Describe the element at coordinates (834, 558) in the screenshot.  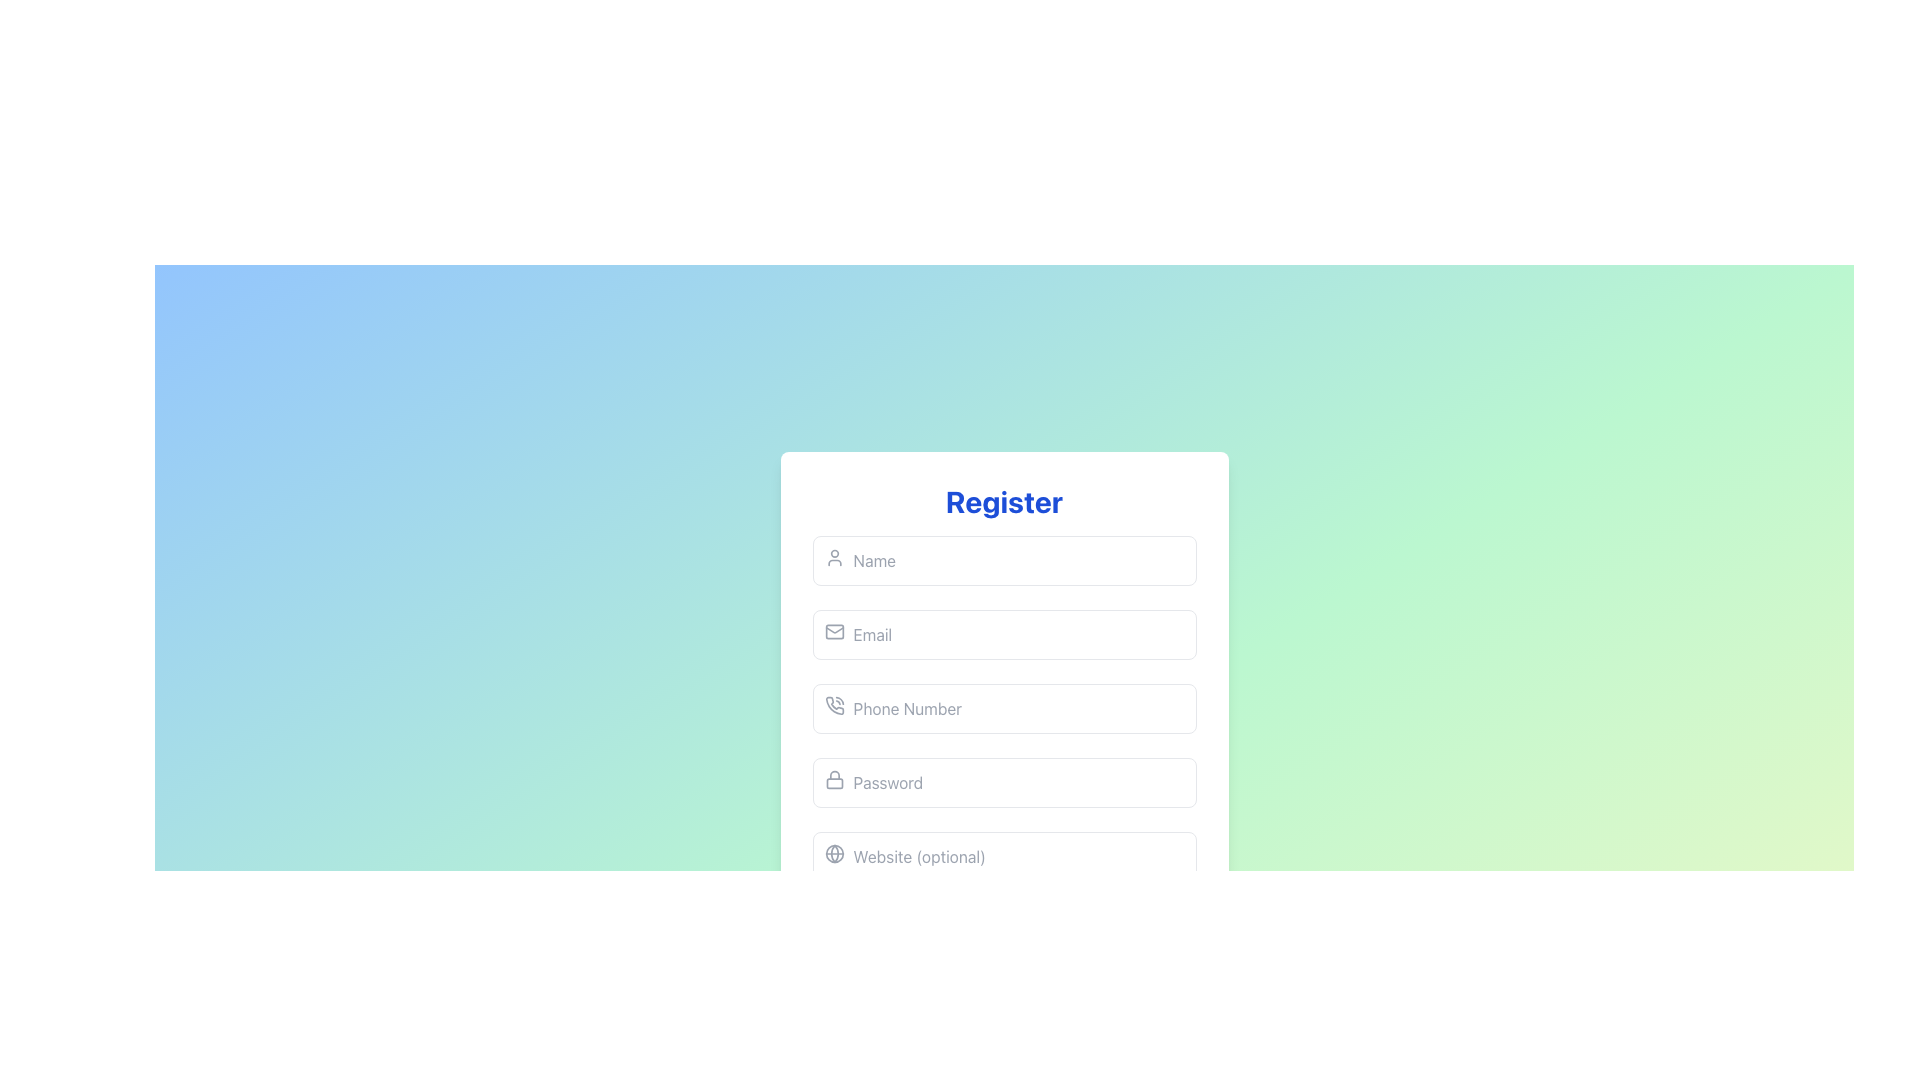
I see `the user icon element located inside the 'Name' input field, which is styled in gray with a circular head and a semi-circular body` at that location.